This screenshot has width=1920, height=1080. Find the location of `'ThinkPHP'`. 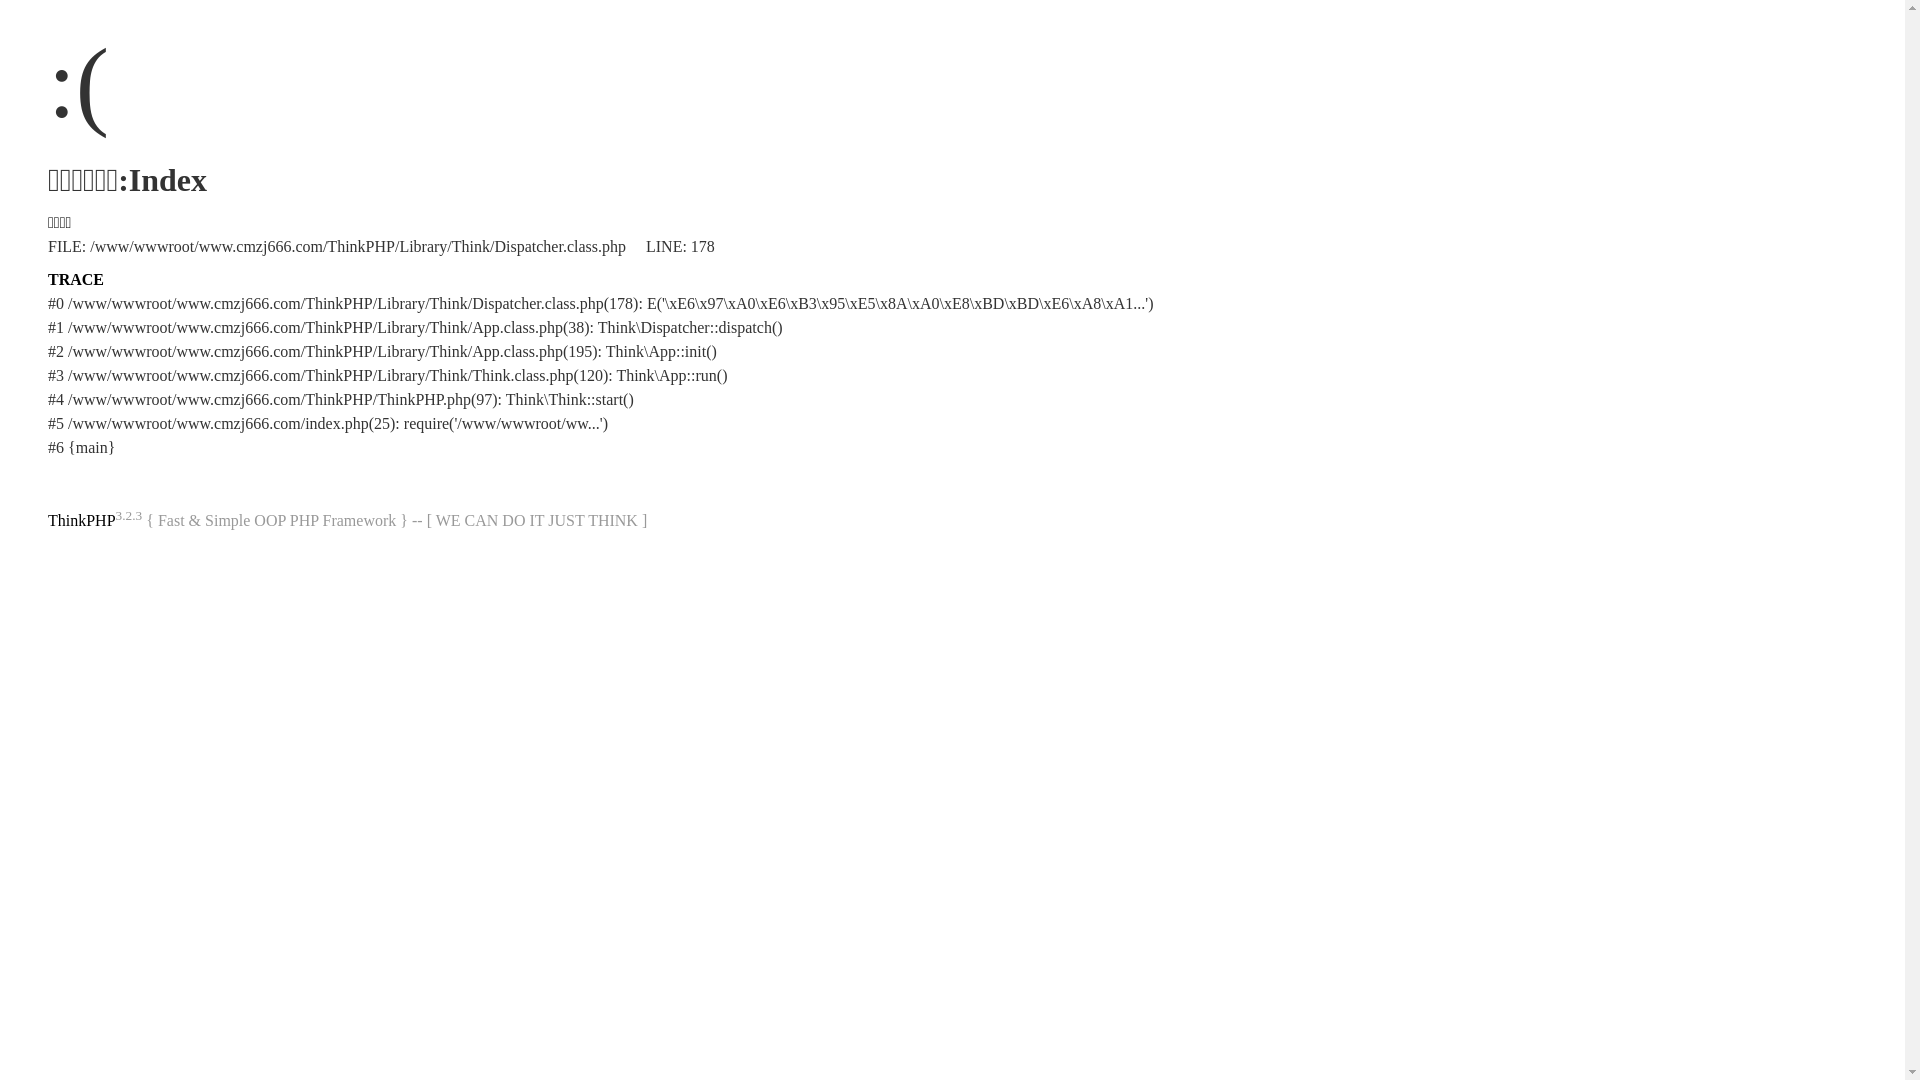

'ThinkPHP' is located at coordinates (80, 519).